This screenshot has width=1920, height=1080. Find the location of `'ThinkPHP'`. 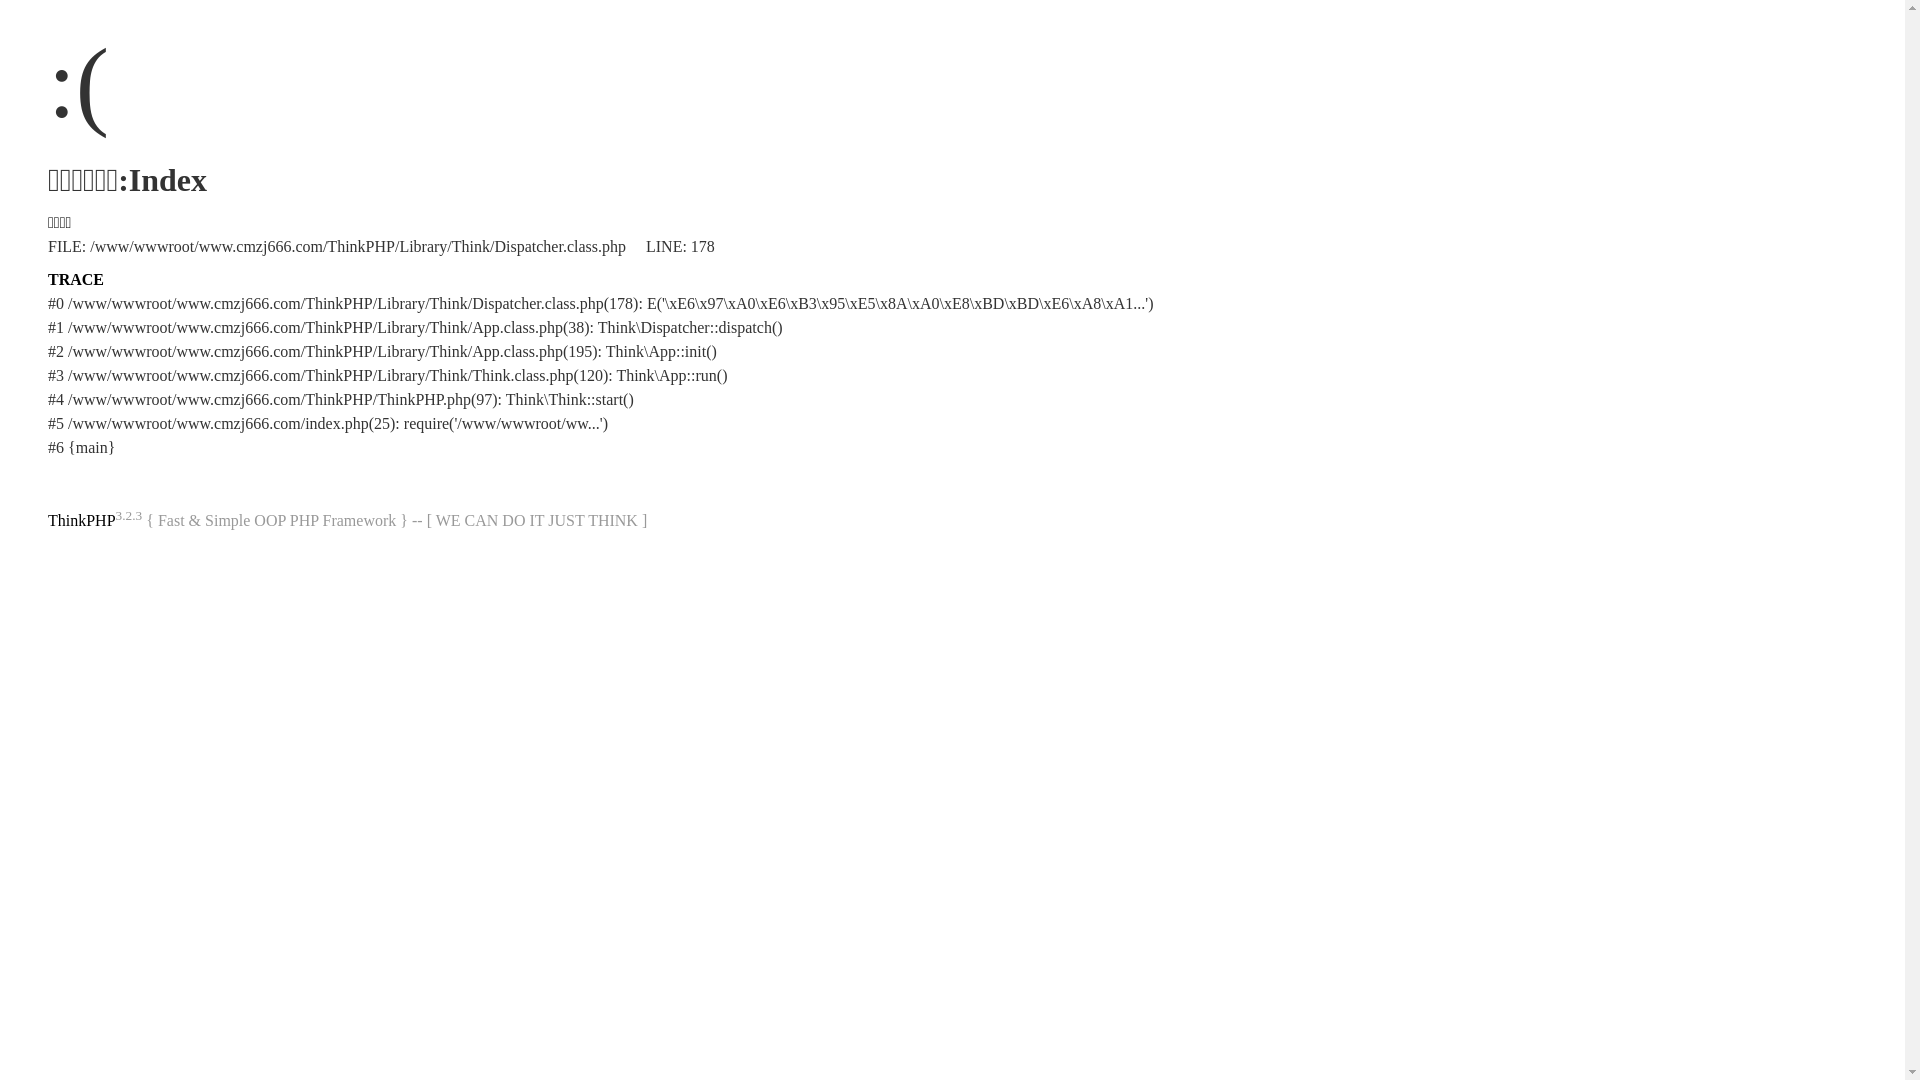

'ThinkPHP' is located at coordinates (80, 519).